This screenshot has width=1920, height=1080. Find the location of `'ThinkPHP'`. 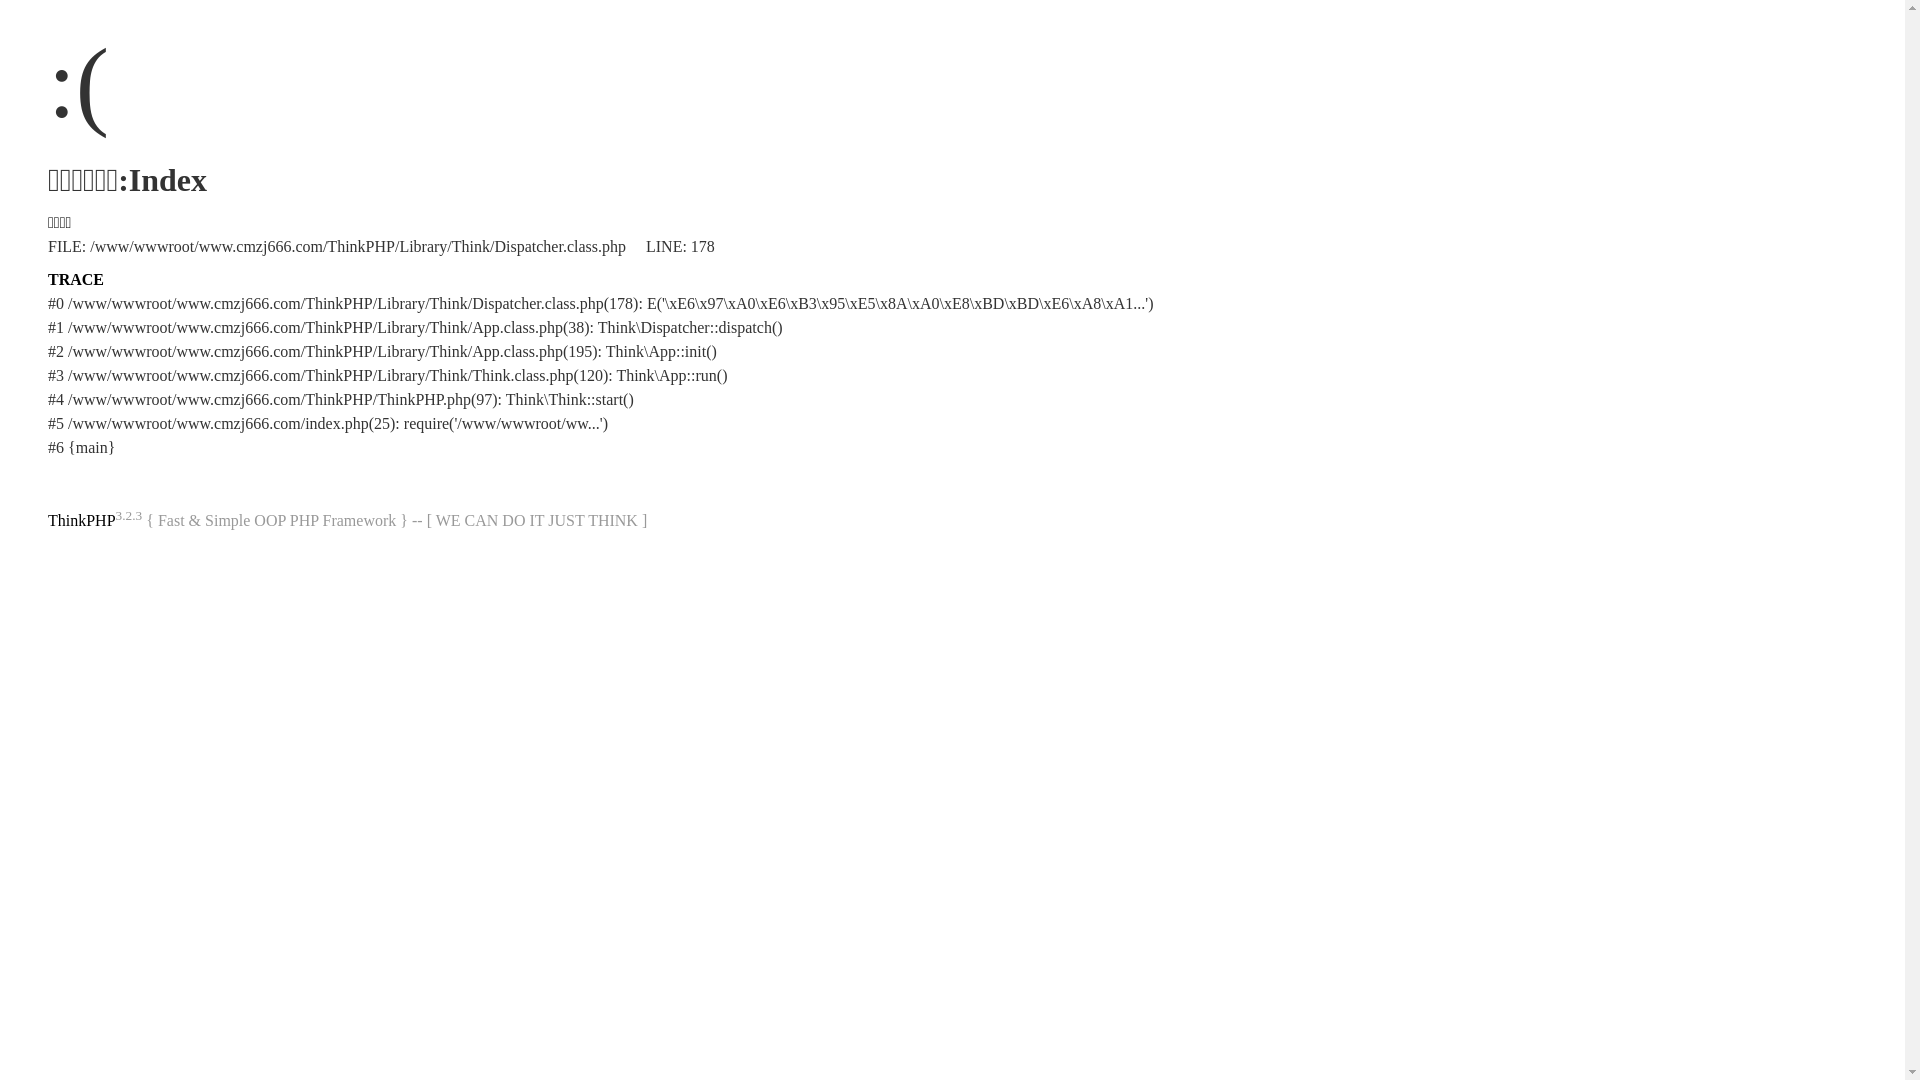

'ThinkPHP' is located at coordinates (80, 519).